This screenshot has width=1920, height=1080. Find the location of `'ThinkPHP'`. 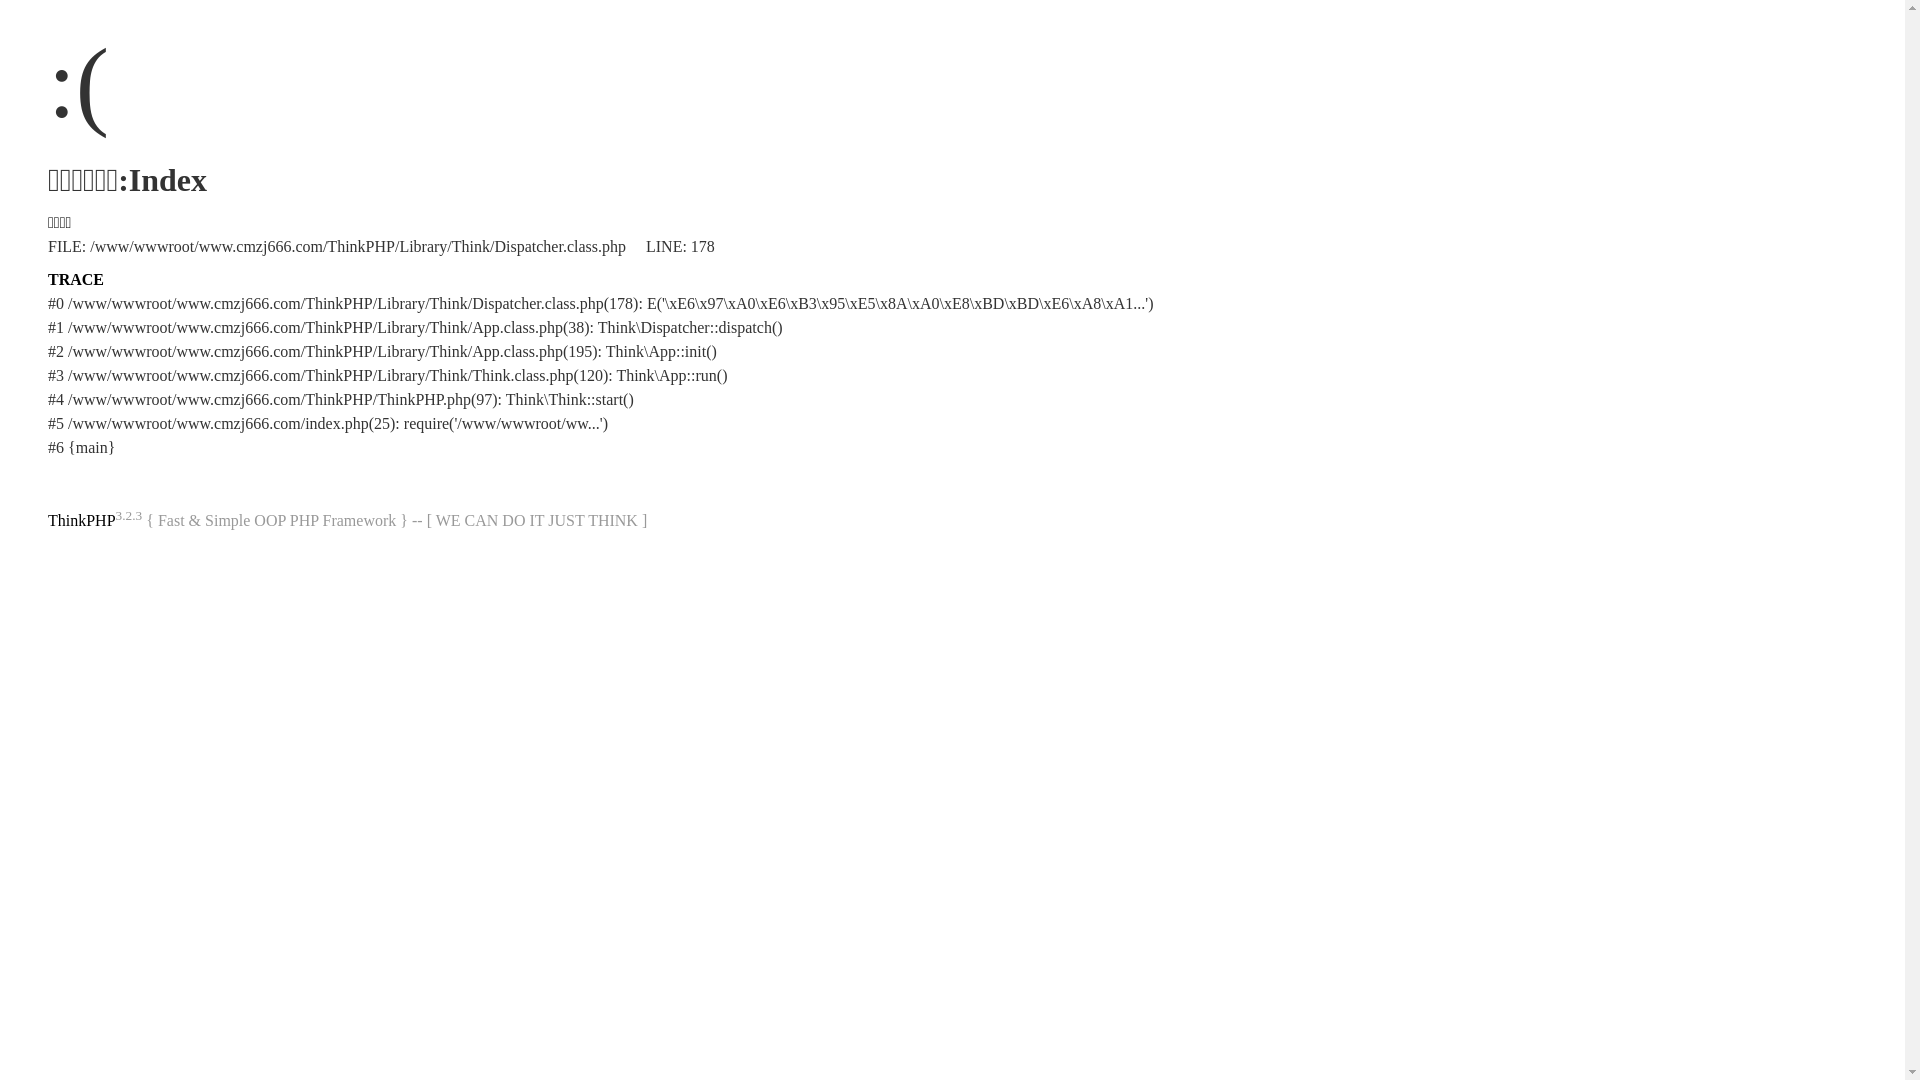

'ThinkPHP' is located at coordinates (80, 519).